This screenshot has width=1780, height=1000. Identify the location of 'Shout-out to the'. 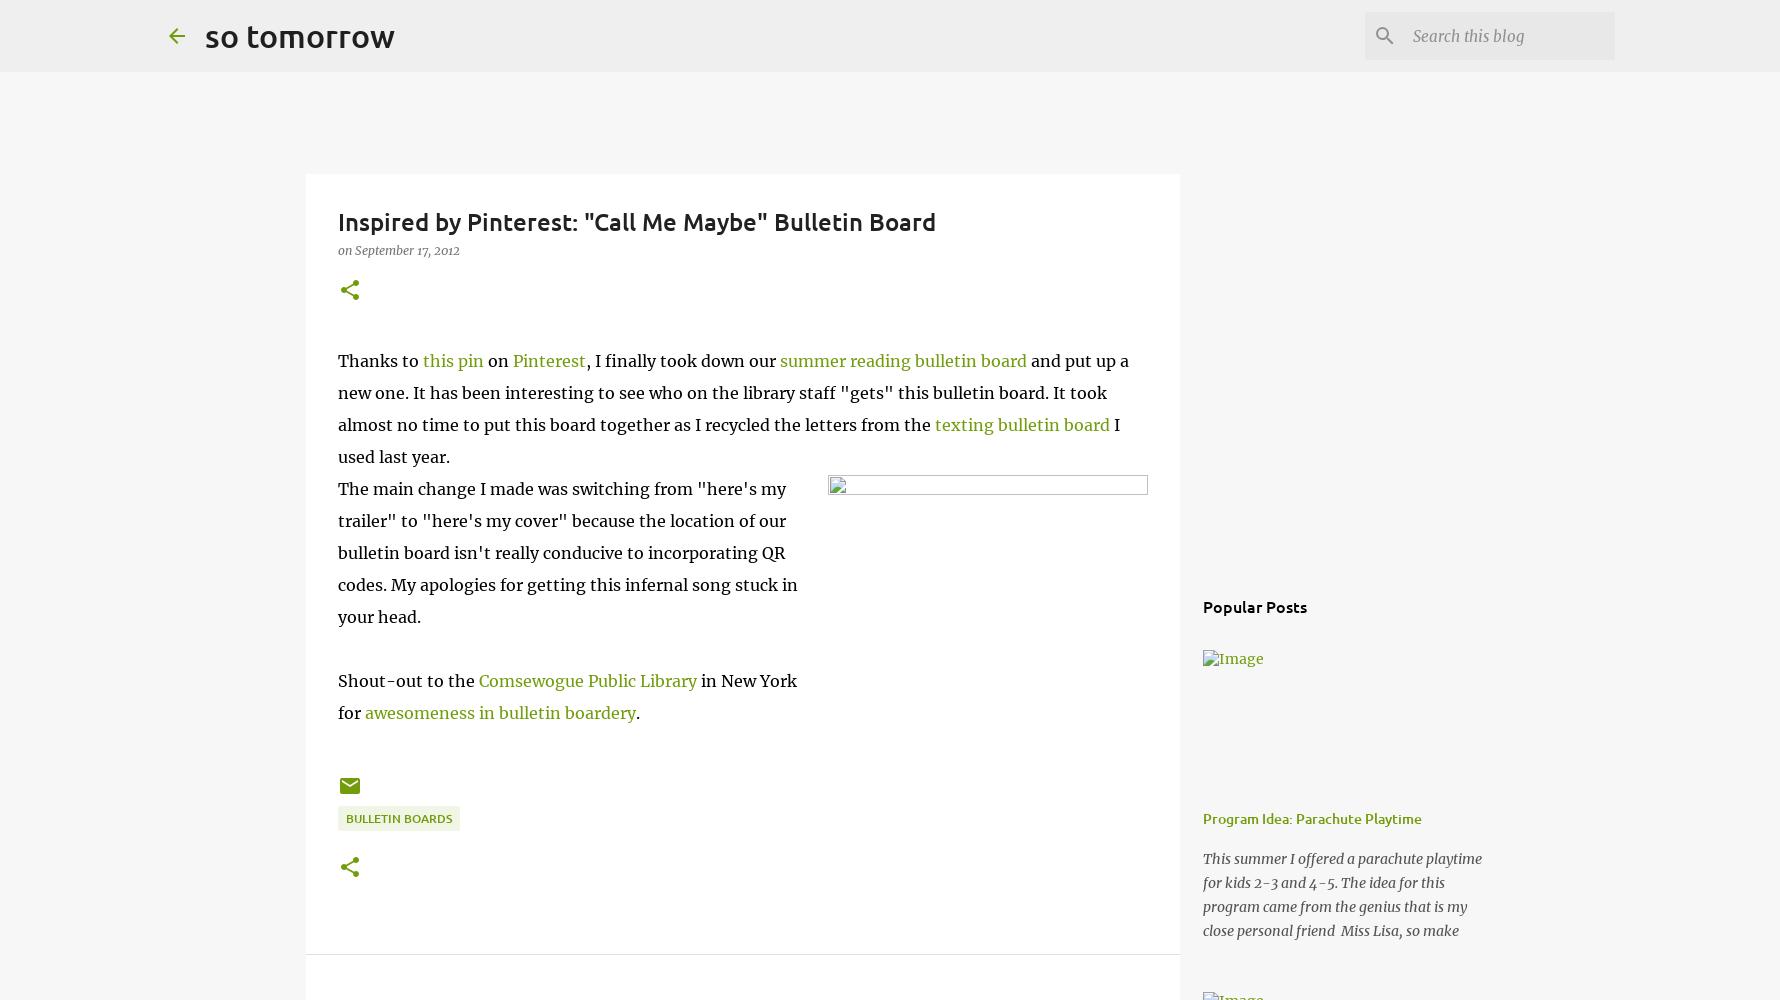
(406, 681).